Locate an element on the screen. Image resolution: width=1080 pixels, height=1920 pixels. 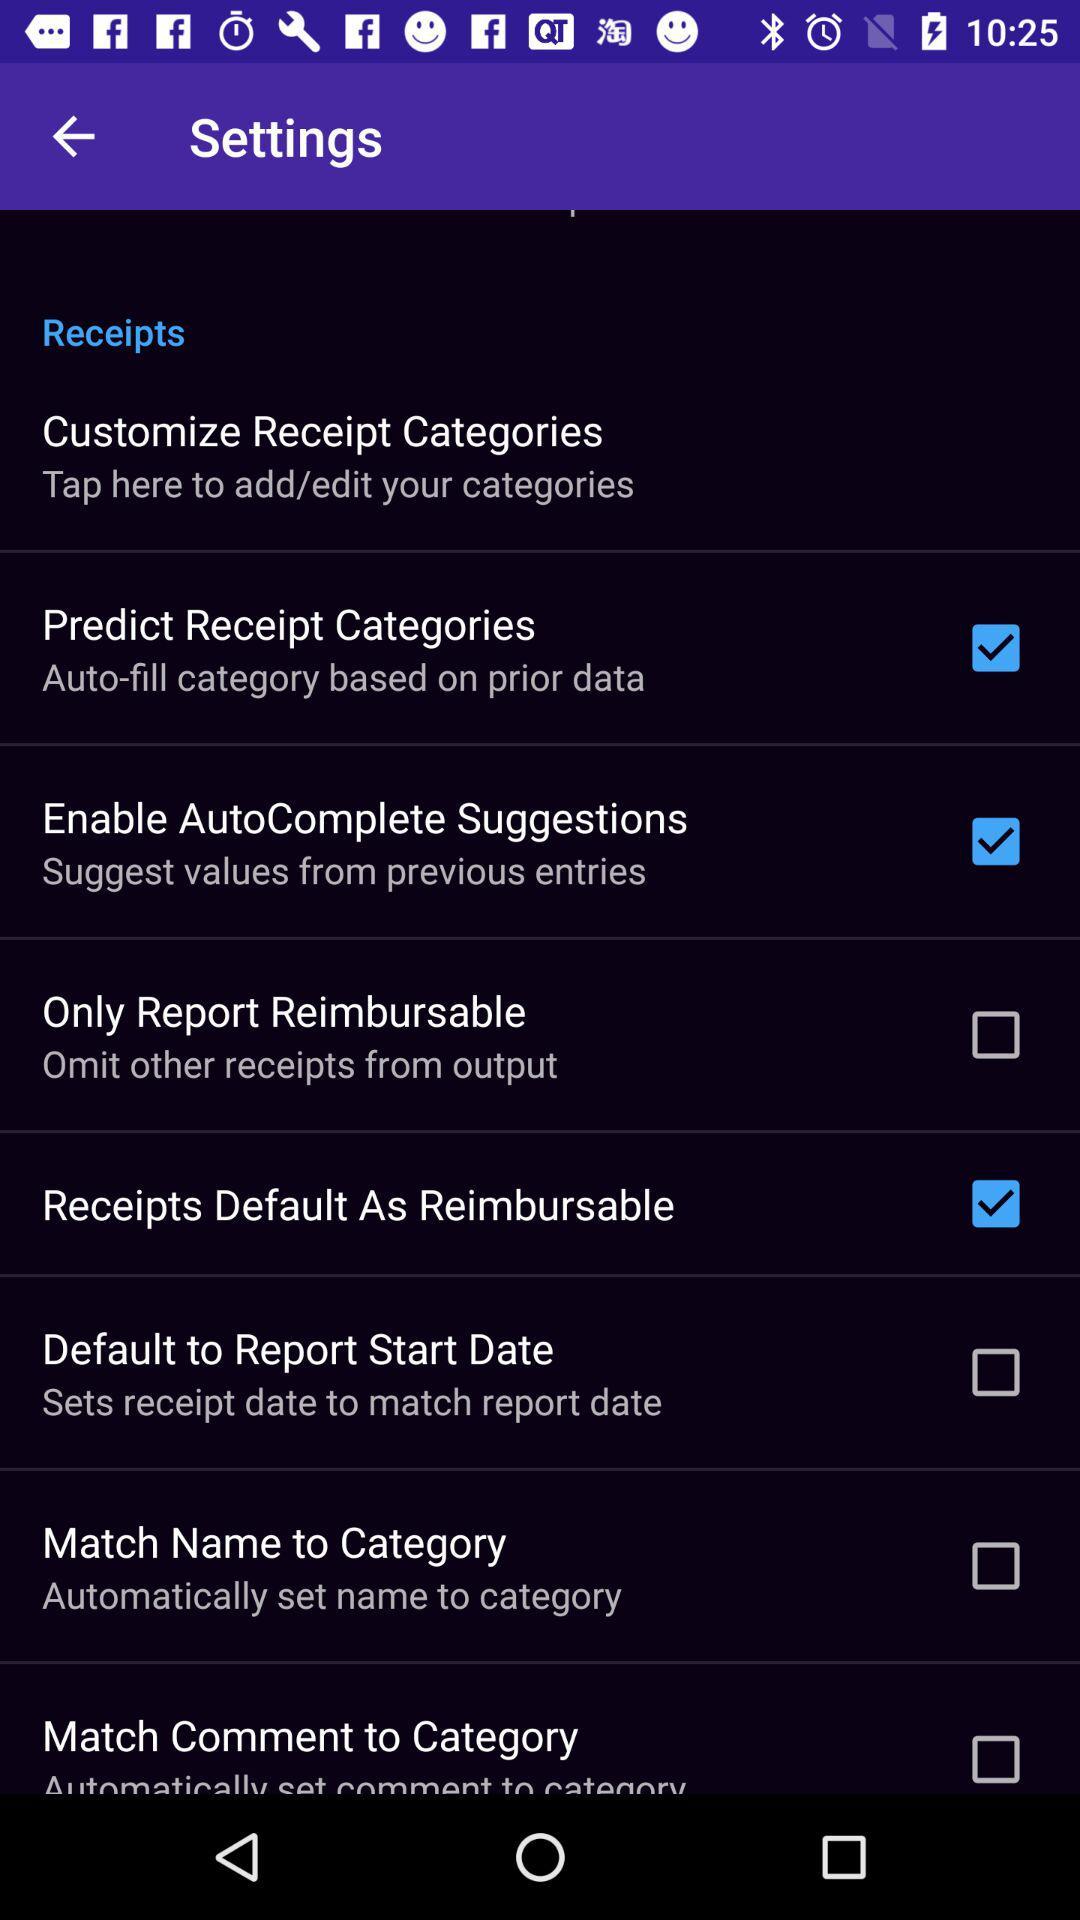
icon above enable autocomplete suggestions item is located at coordinates (342, 676).